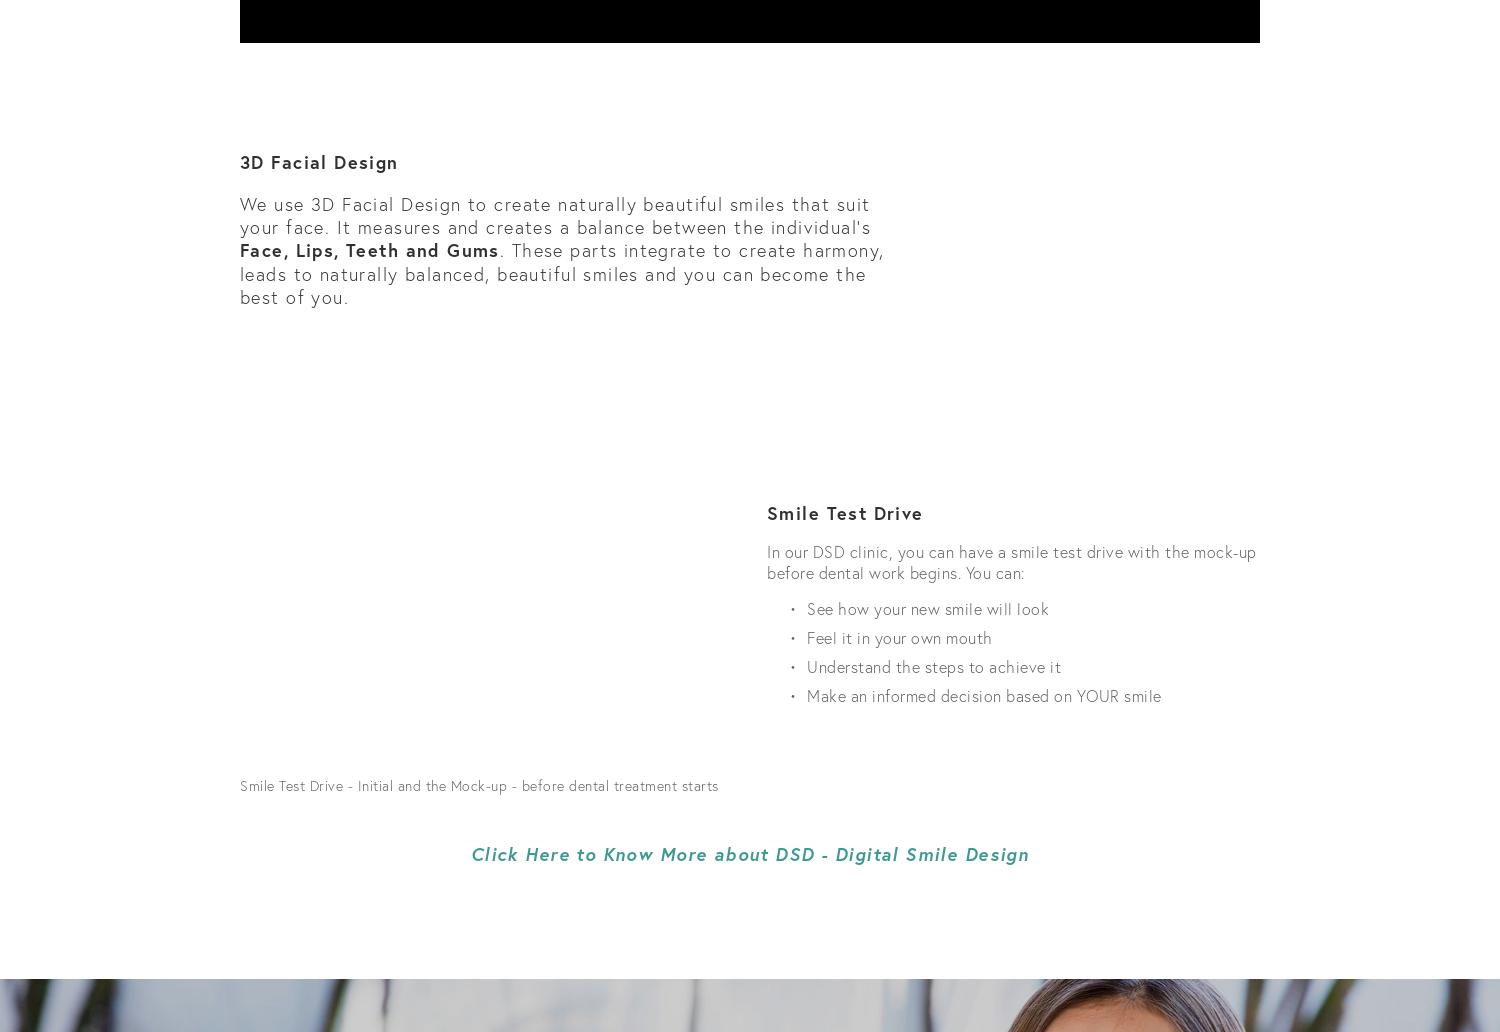  What do you see at coordinates (318, 161) in the screenshot?
I see `'3D Facial Design'` at bounding box center [318, 161].